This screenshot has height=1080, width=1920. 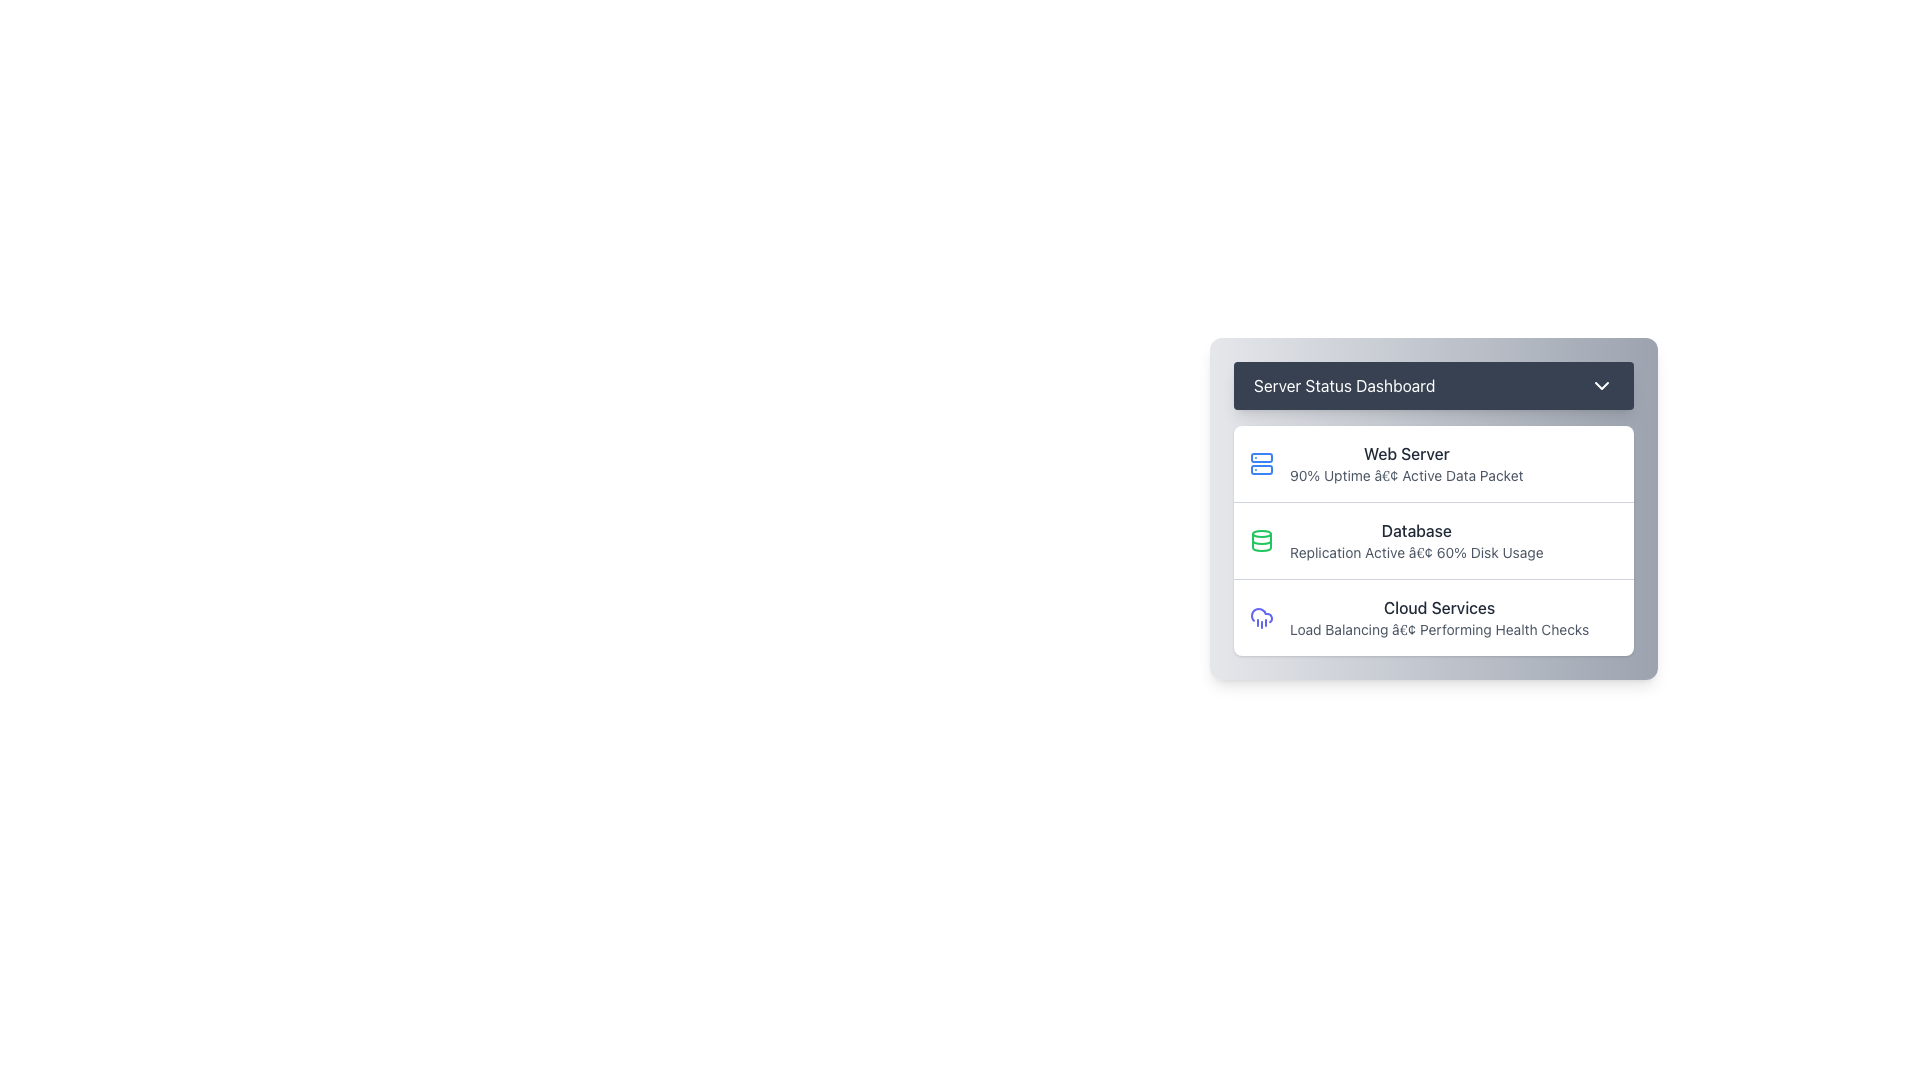 What do you see at coordinates (1415, 540) in the screenshot?
I see `the 'Database' label that displays 'Replication Active • 60% Disk Usage' in light gray, positioned in the server status dashboard as the second item in a vertical list` at bounding box center [1415, 540].